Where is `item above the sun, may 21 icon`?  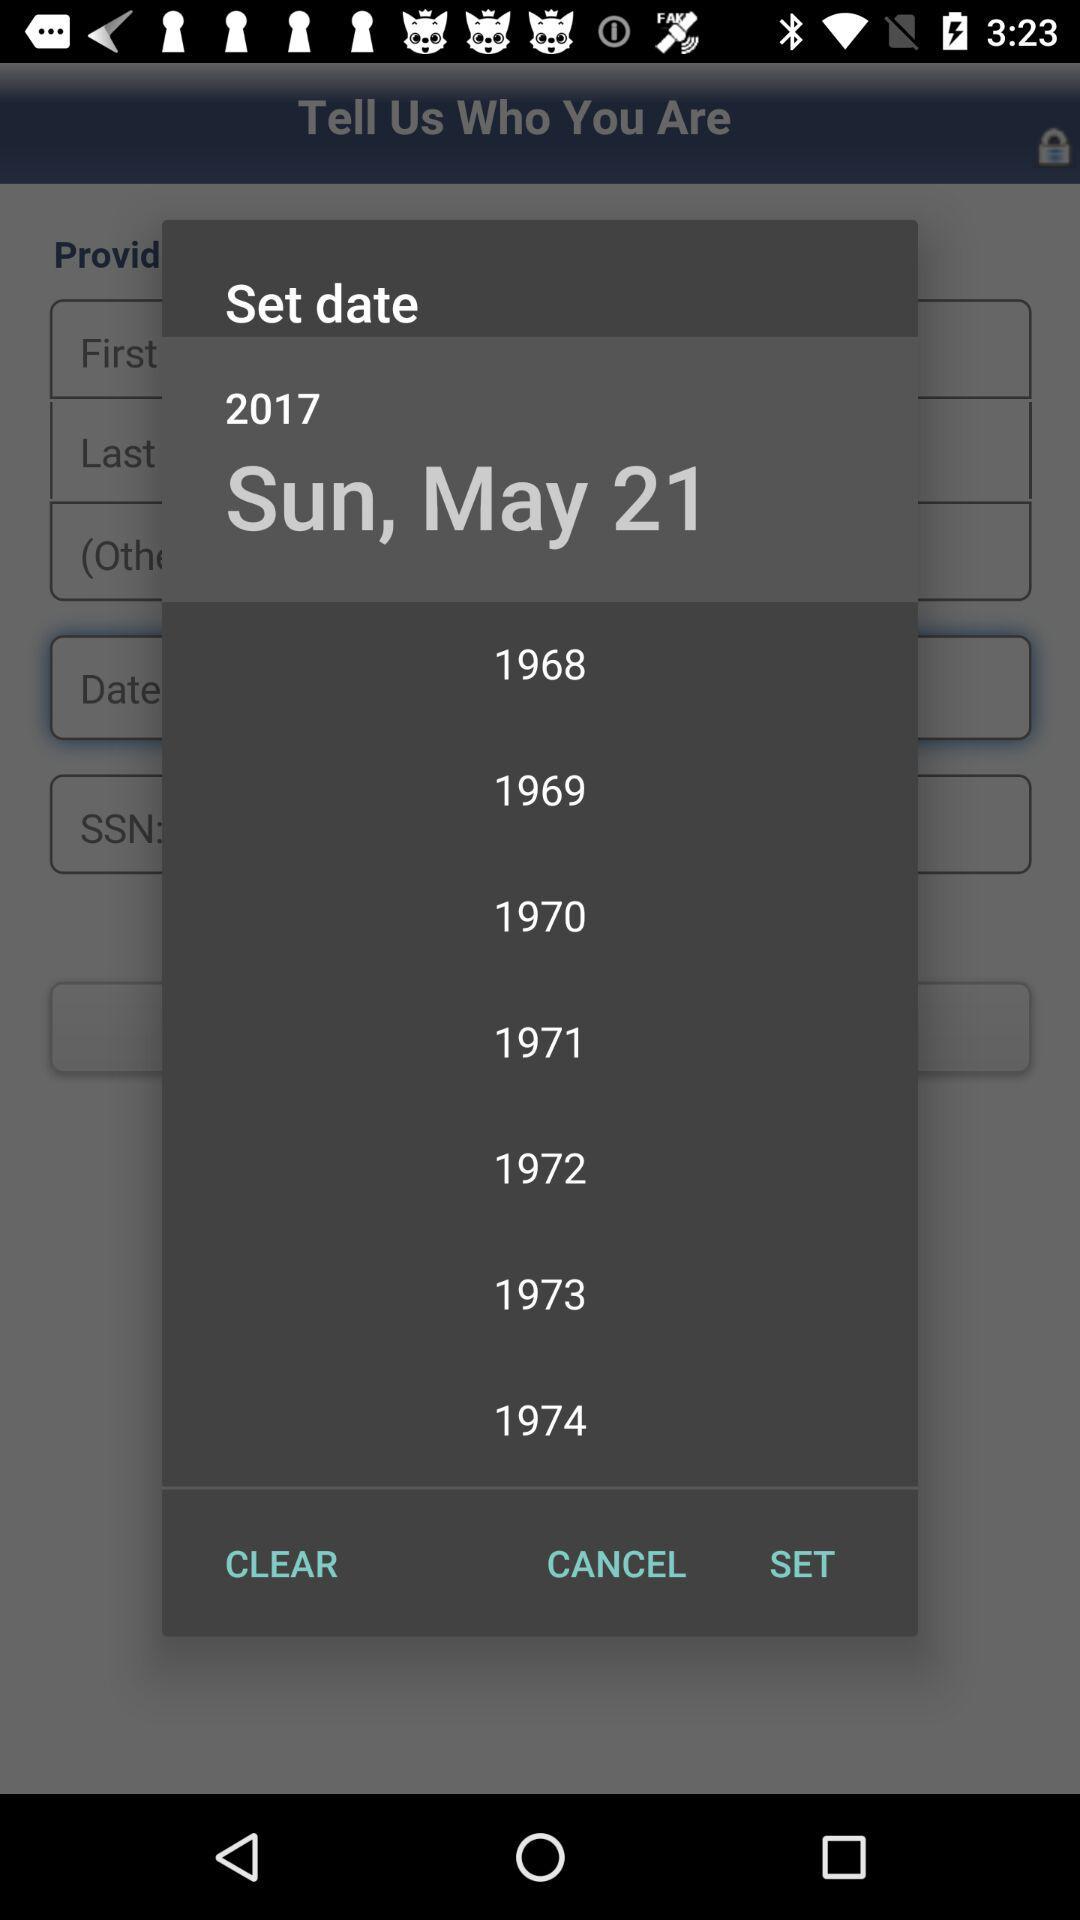 item above the sun, may 21 icon is located at coordinates (540, 386).